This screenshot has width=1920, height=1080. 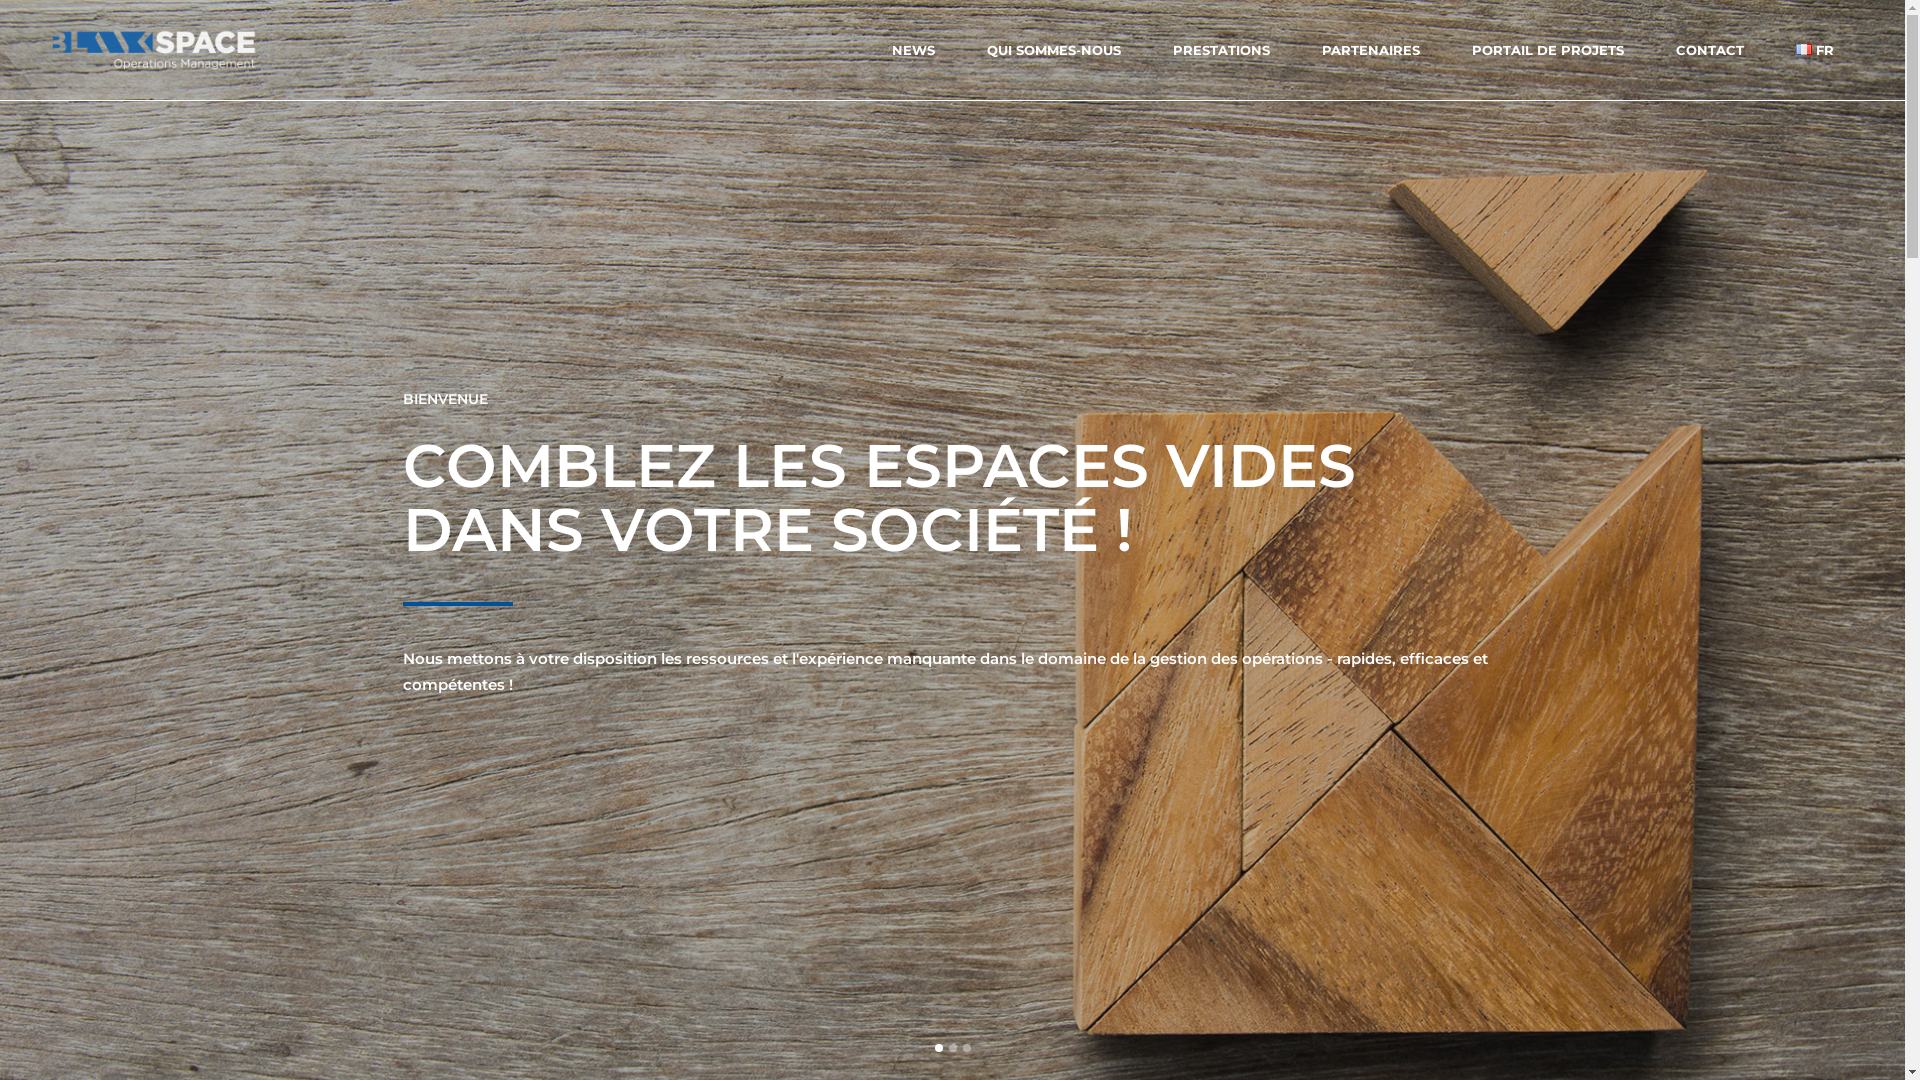 I want to click on 'PORTAIL DE PROJETS', so click(x=1546, y=49).